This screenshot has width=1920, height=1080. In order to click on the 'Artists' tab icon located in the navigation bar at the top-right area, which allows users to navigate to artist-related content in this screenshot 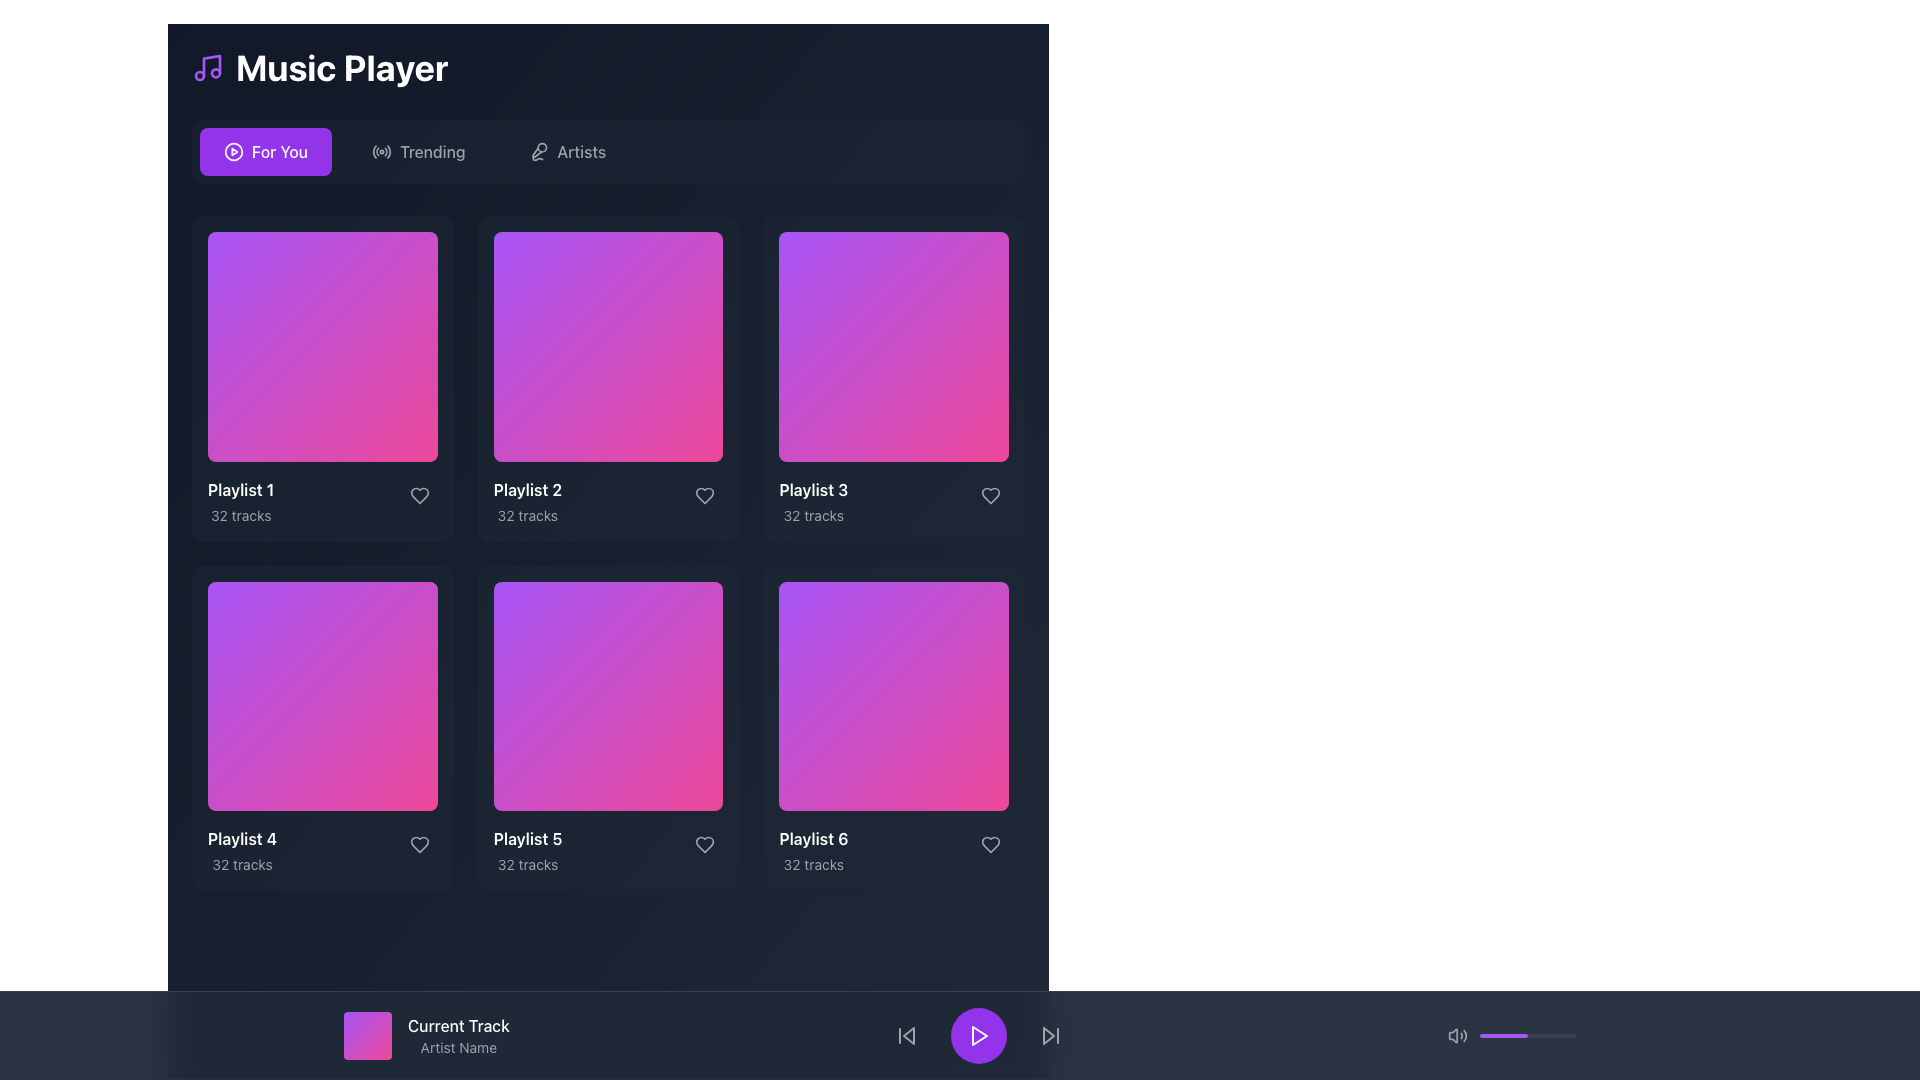, I will do `click(539, 150)`.